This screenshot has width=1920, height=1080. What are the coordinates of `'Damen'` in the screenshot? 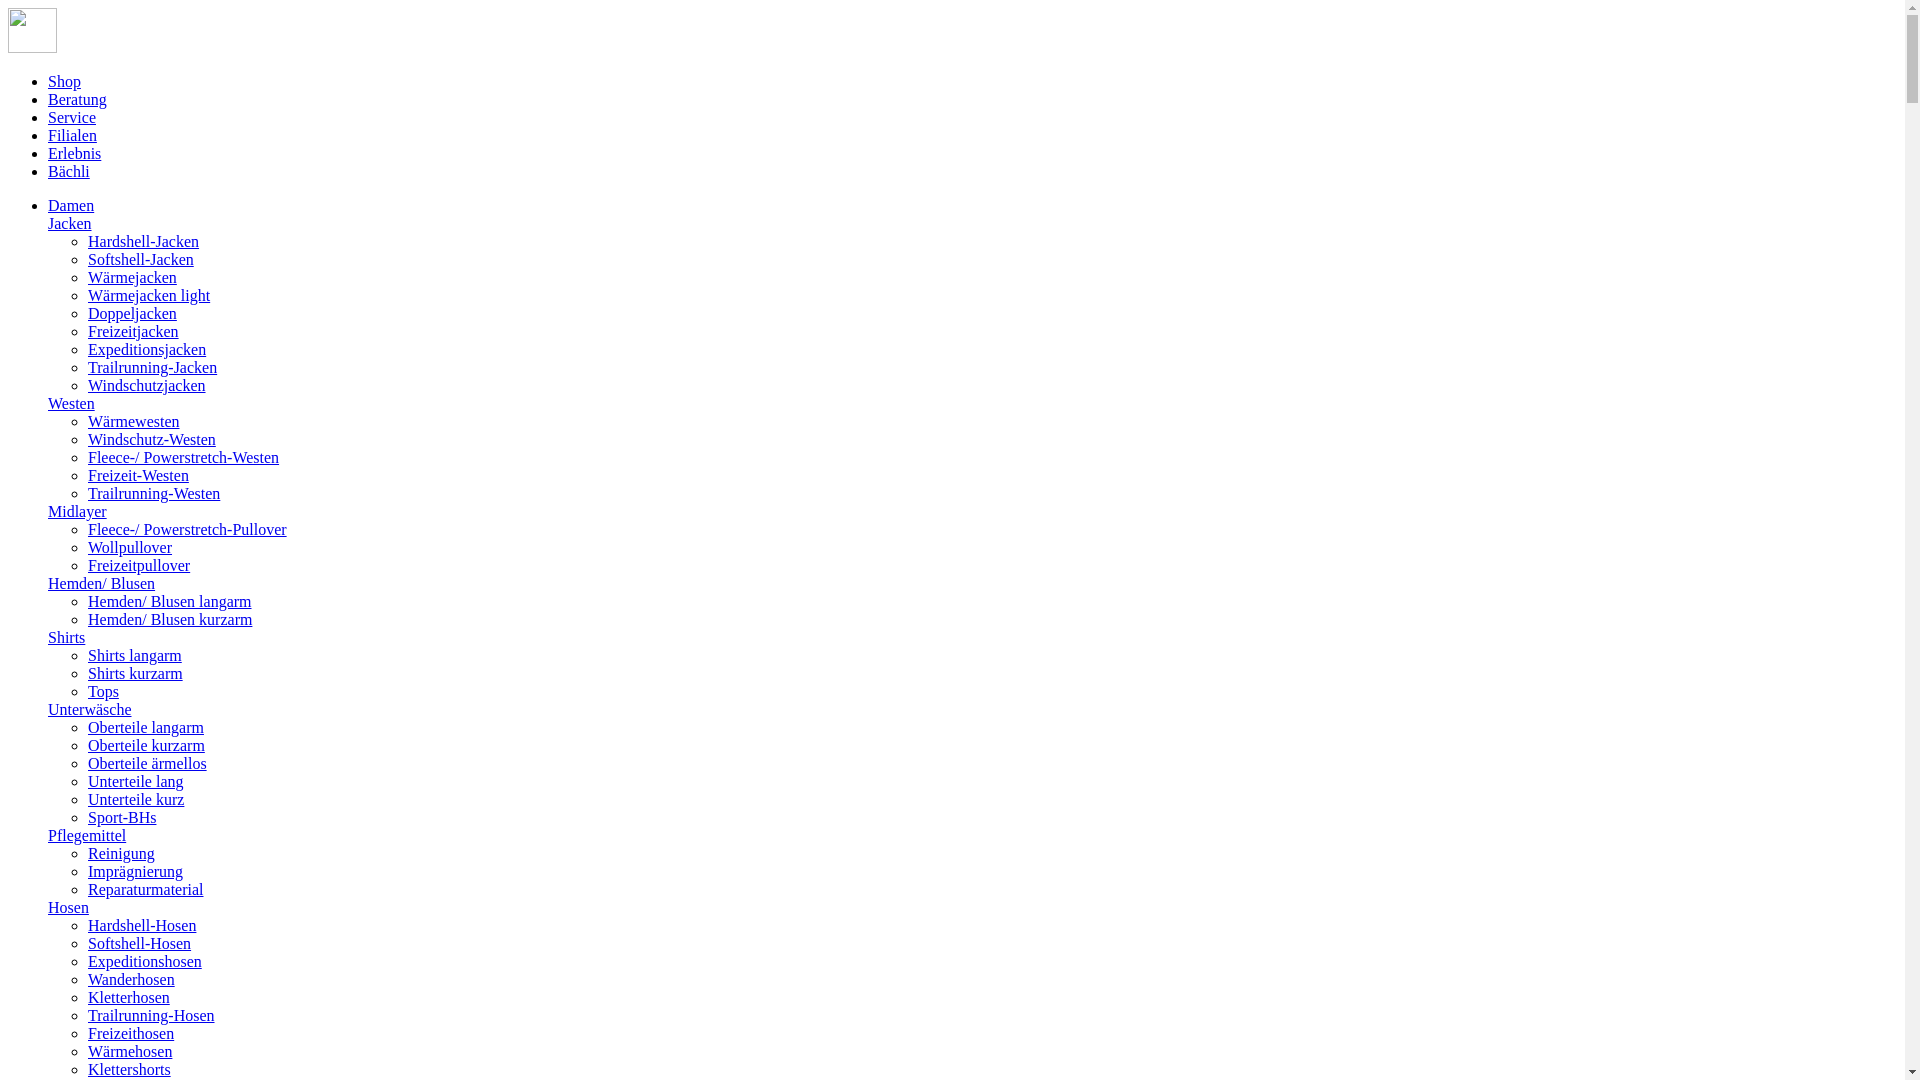 It's located at (71, 205).